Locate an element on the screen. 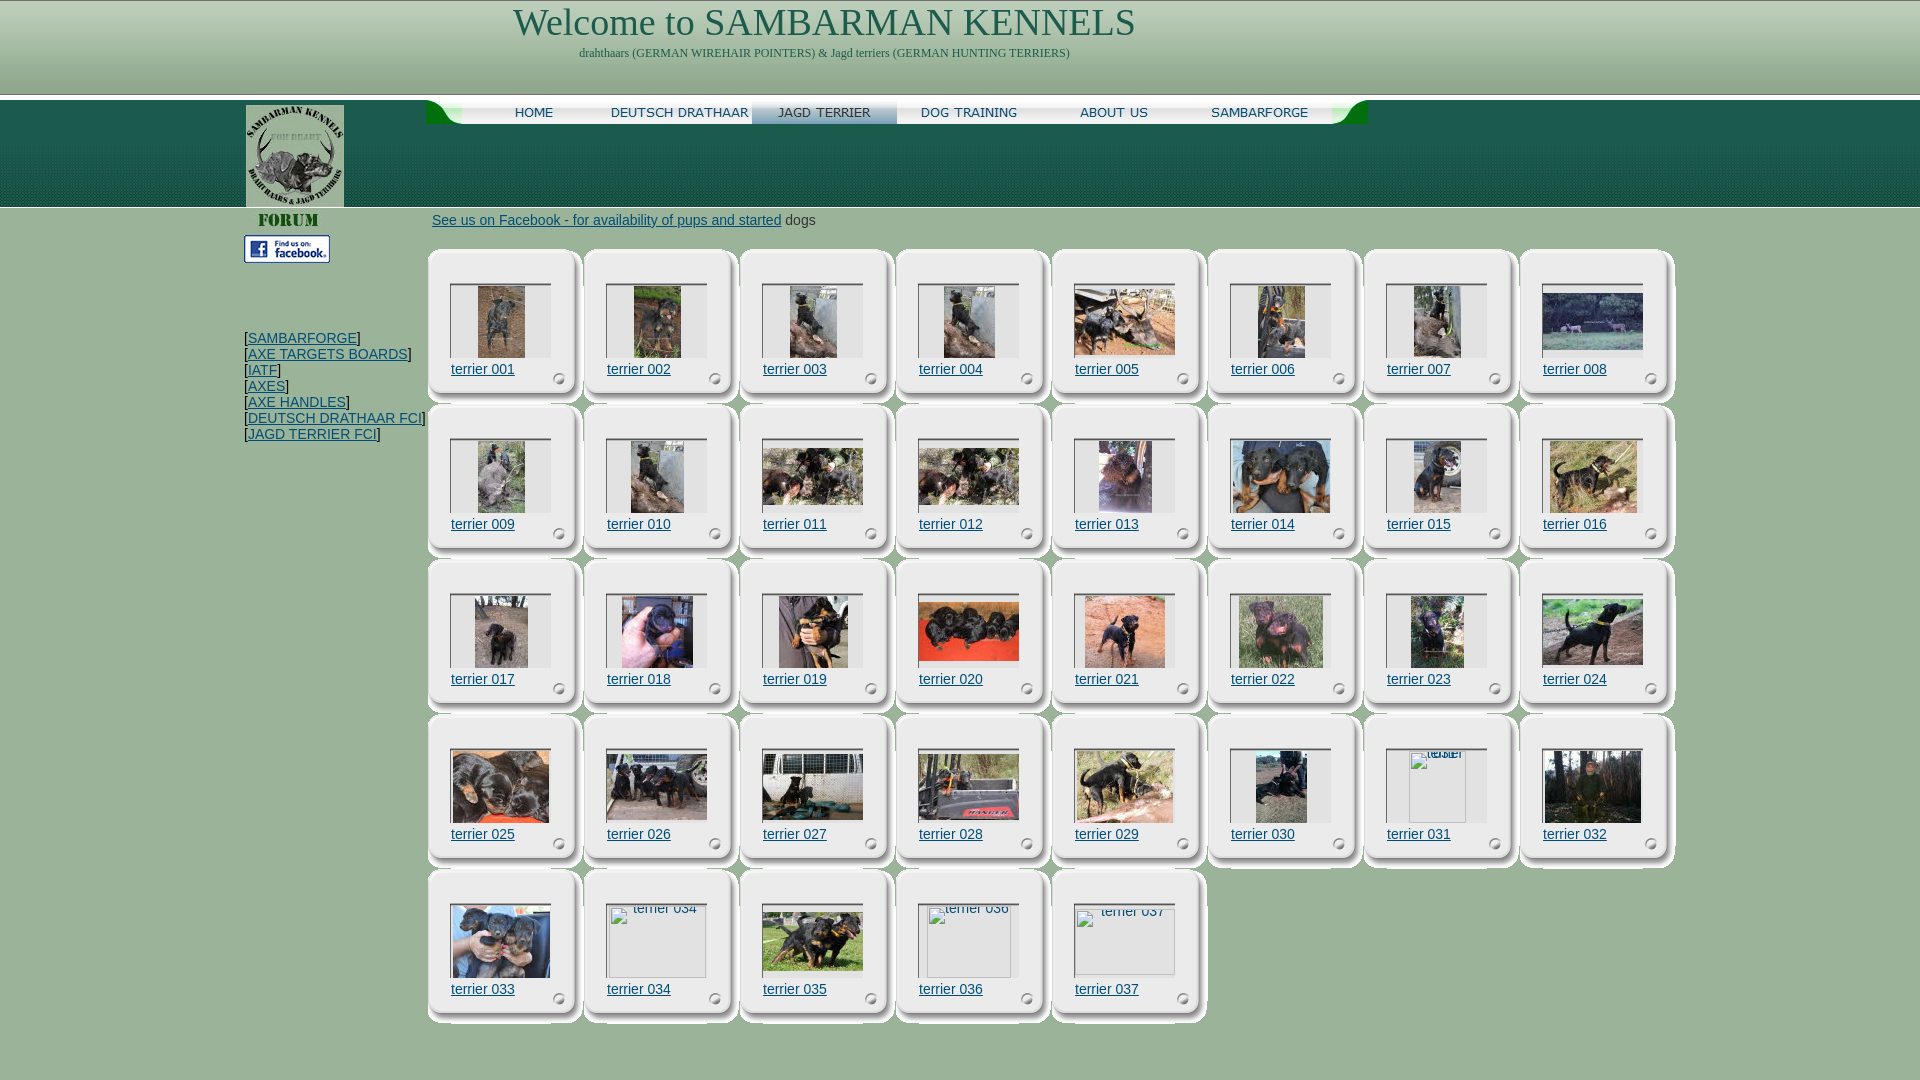  'terrier 030' is located at coordinates (1229, 833).